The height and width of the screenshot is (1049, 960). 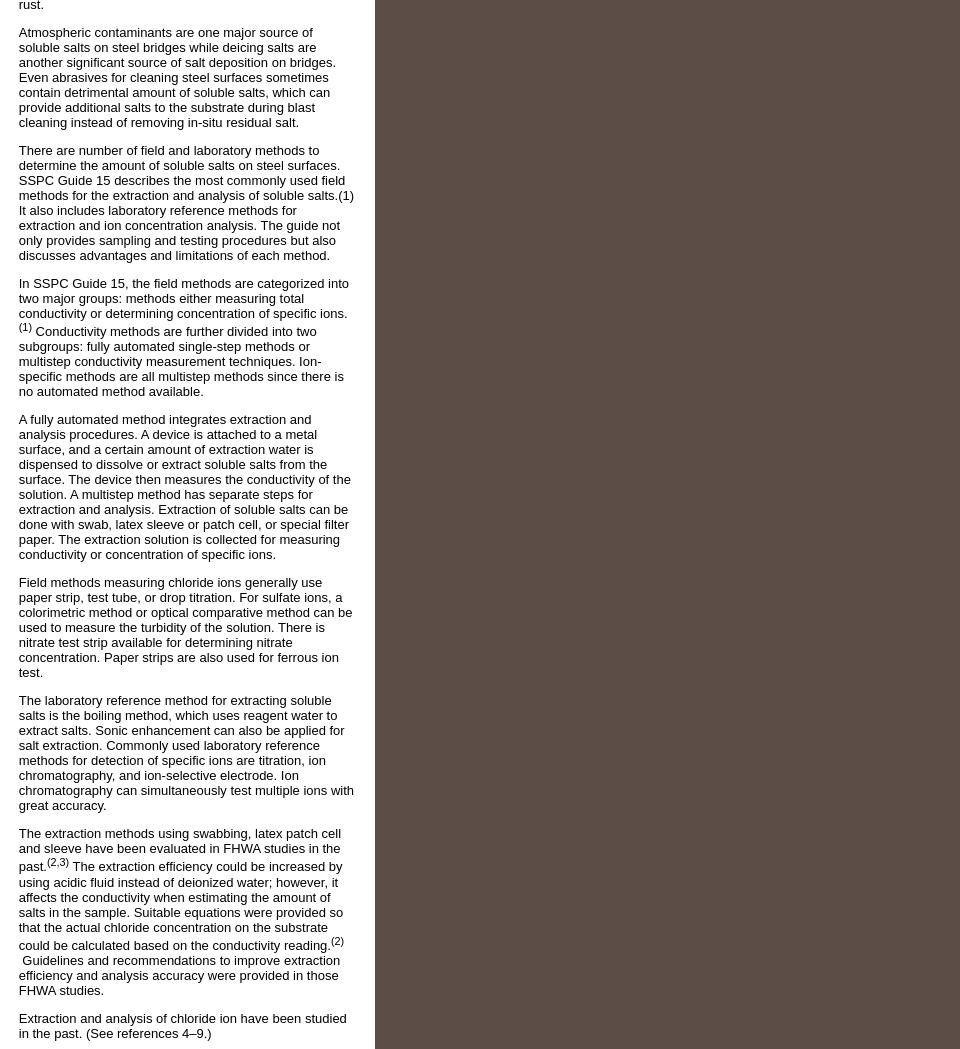 What do you see at coordinates (336, 940) in the screenshot?
I see `'(2)'` at bounding box center [336, 940].